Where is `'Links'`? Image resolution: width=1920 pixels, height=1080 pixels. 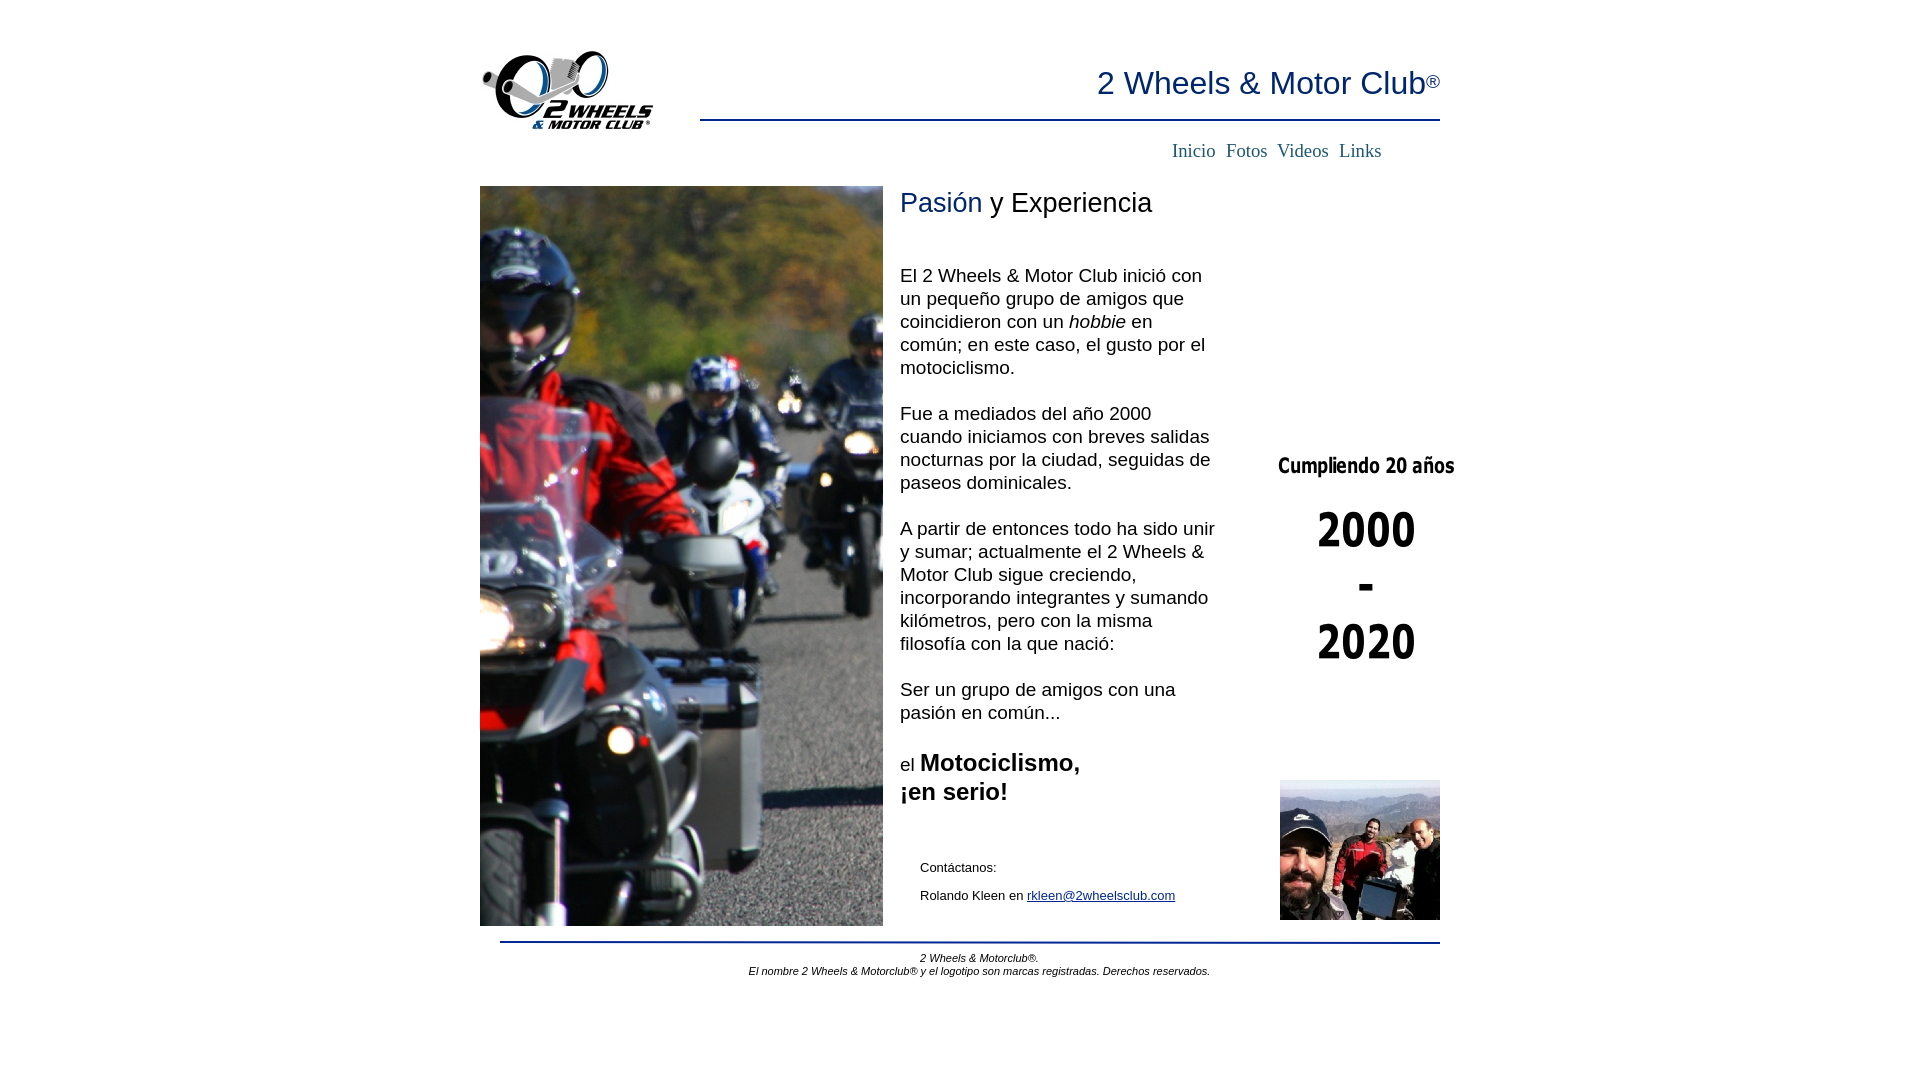 'Links' is located at coordinates (1360, 149).